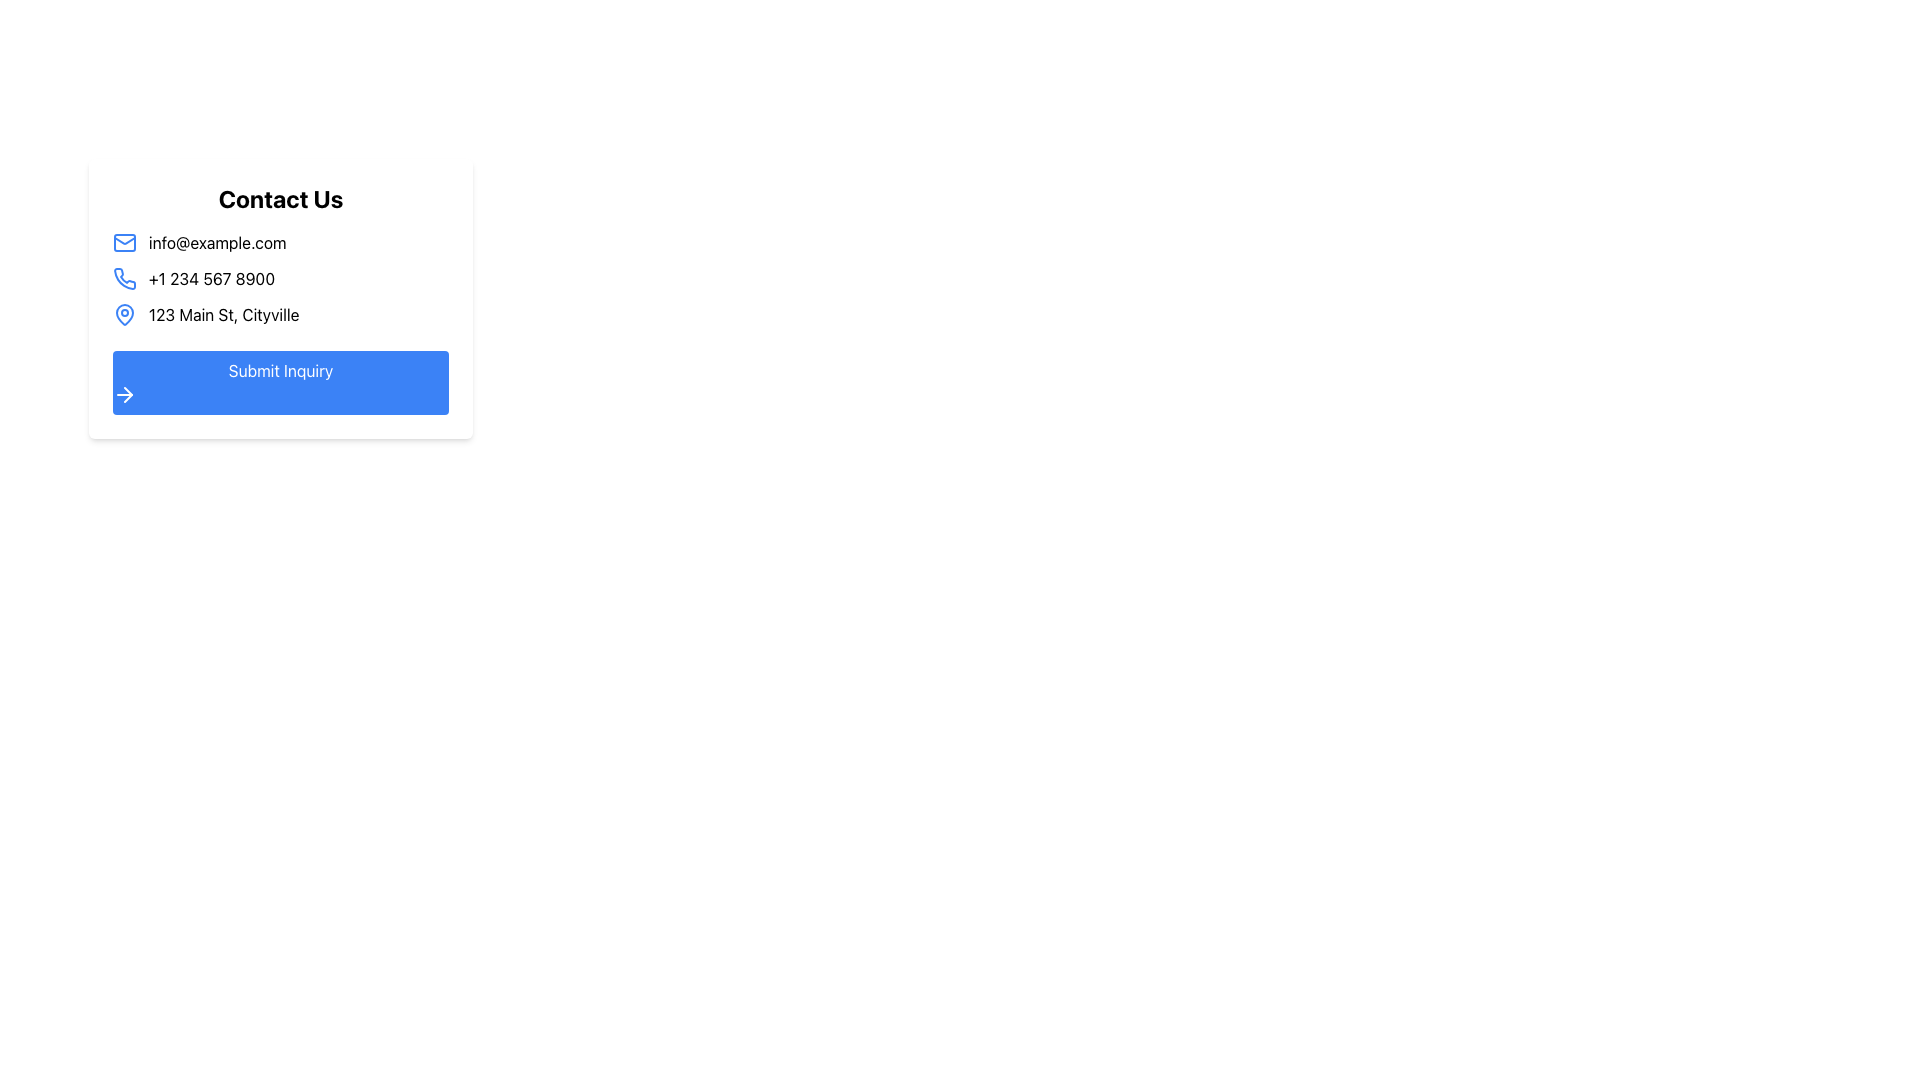 The width and height of the screenshot is (1920, 1080). I want to click on static text element displaying the address '123 Main St, Cityville', which is located in the third row of the main contact information section, accompanied by a blue location pin icon, so click(280, 315).